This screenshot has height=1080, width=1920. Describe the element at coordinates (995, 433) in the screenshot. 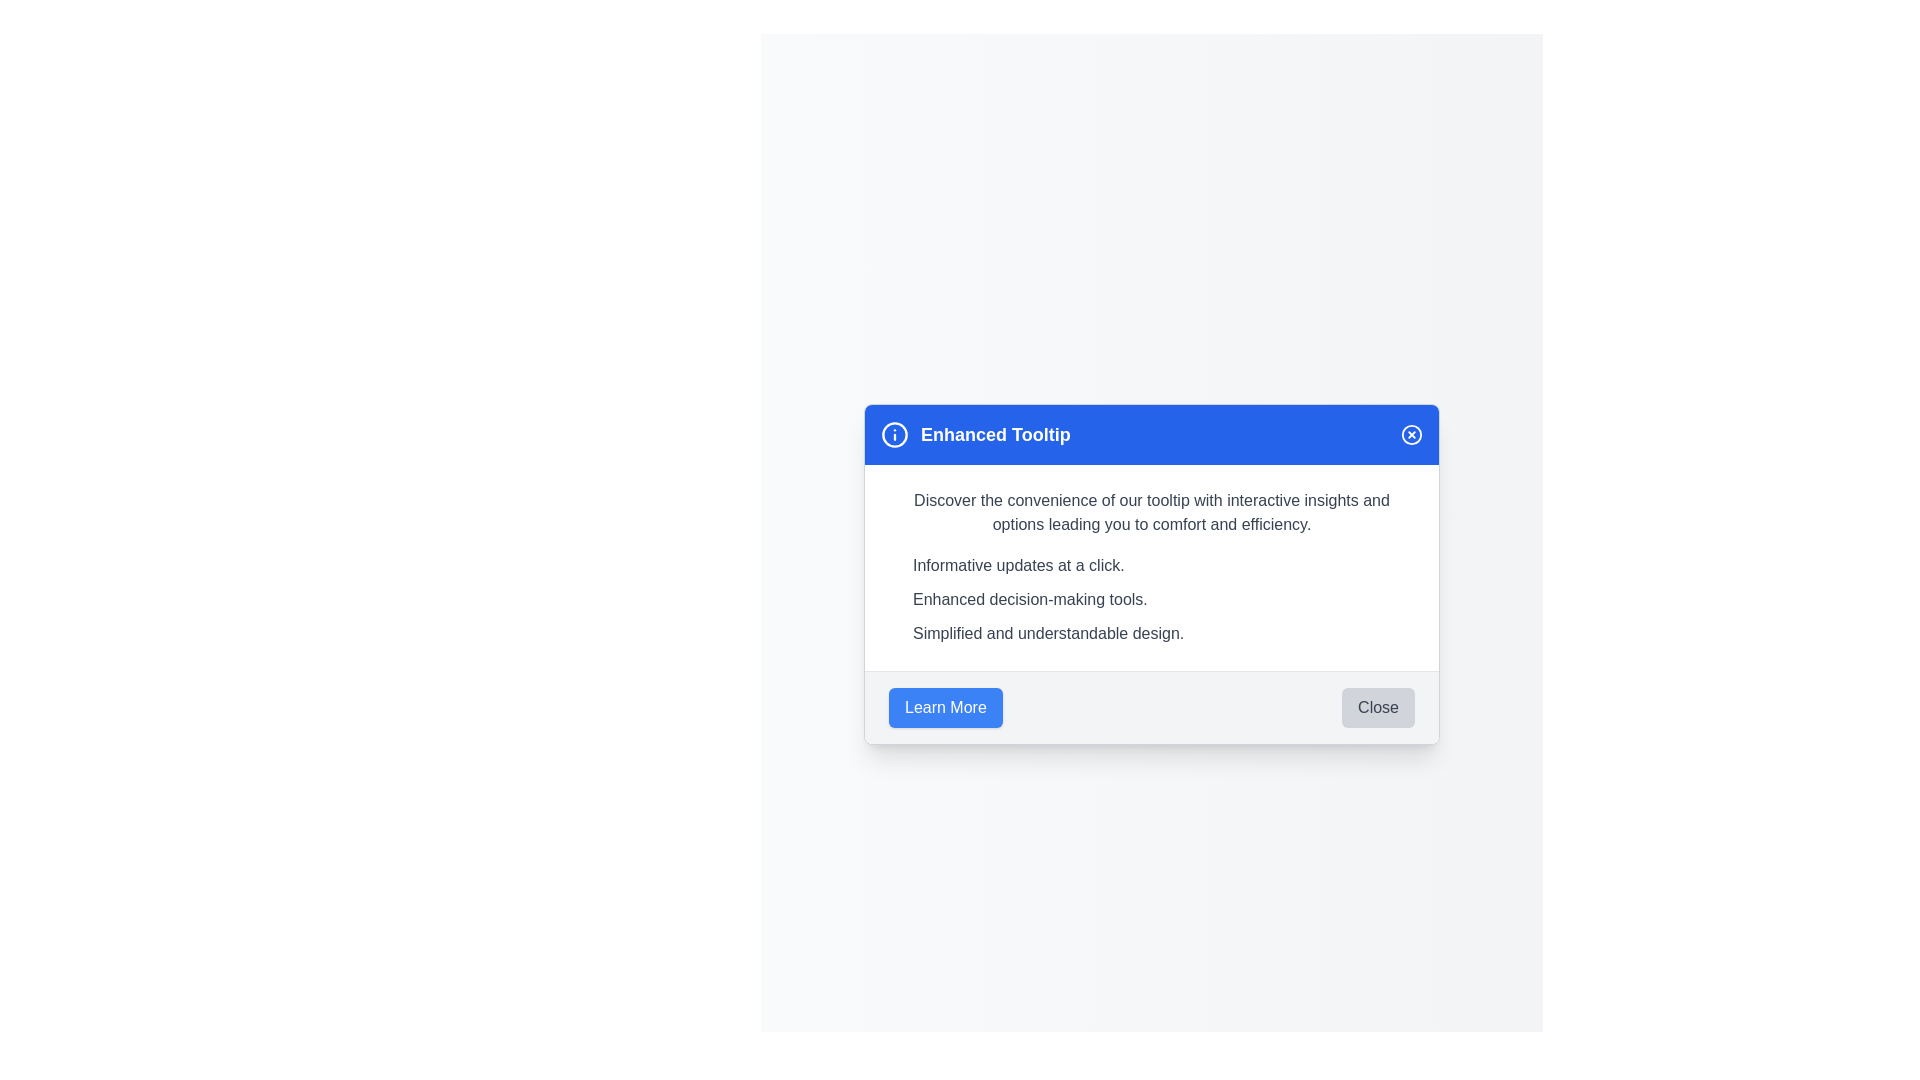

I see `the 'Enhanced Tooltip' text label, which is displayed in white, bold font on a blue background, located to the right of the information icon in the modal dialog's header` at that location.